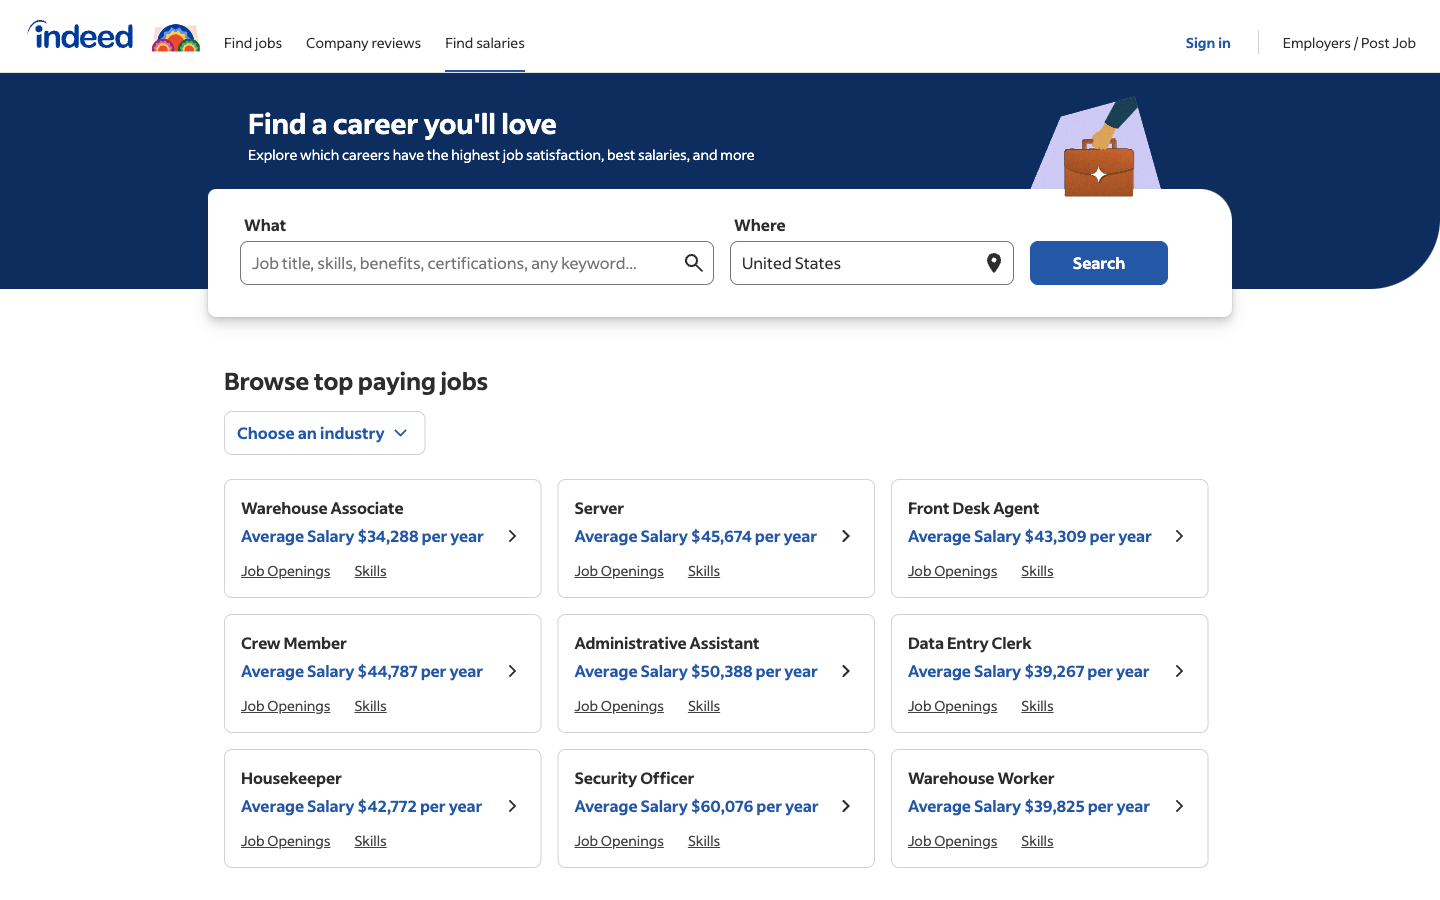 The width and height of the screenshot is (1440, 900). What do you see at coordinates (325, 432) in the screenshot?
I see `Adjust the industry category for employment opportunities` at bounding box center [325, 432].